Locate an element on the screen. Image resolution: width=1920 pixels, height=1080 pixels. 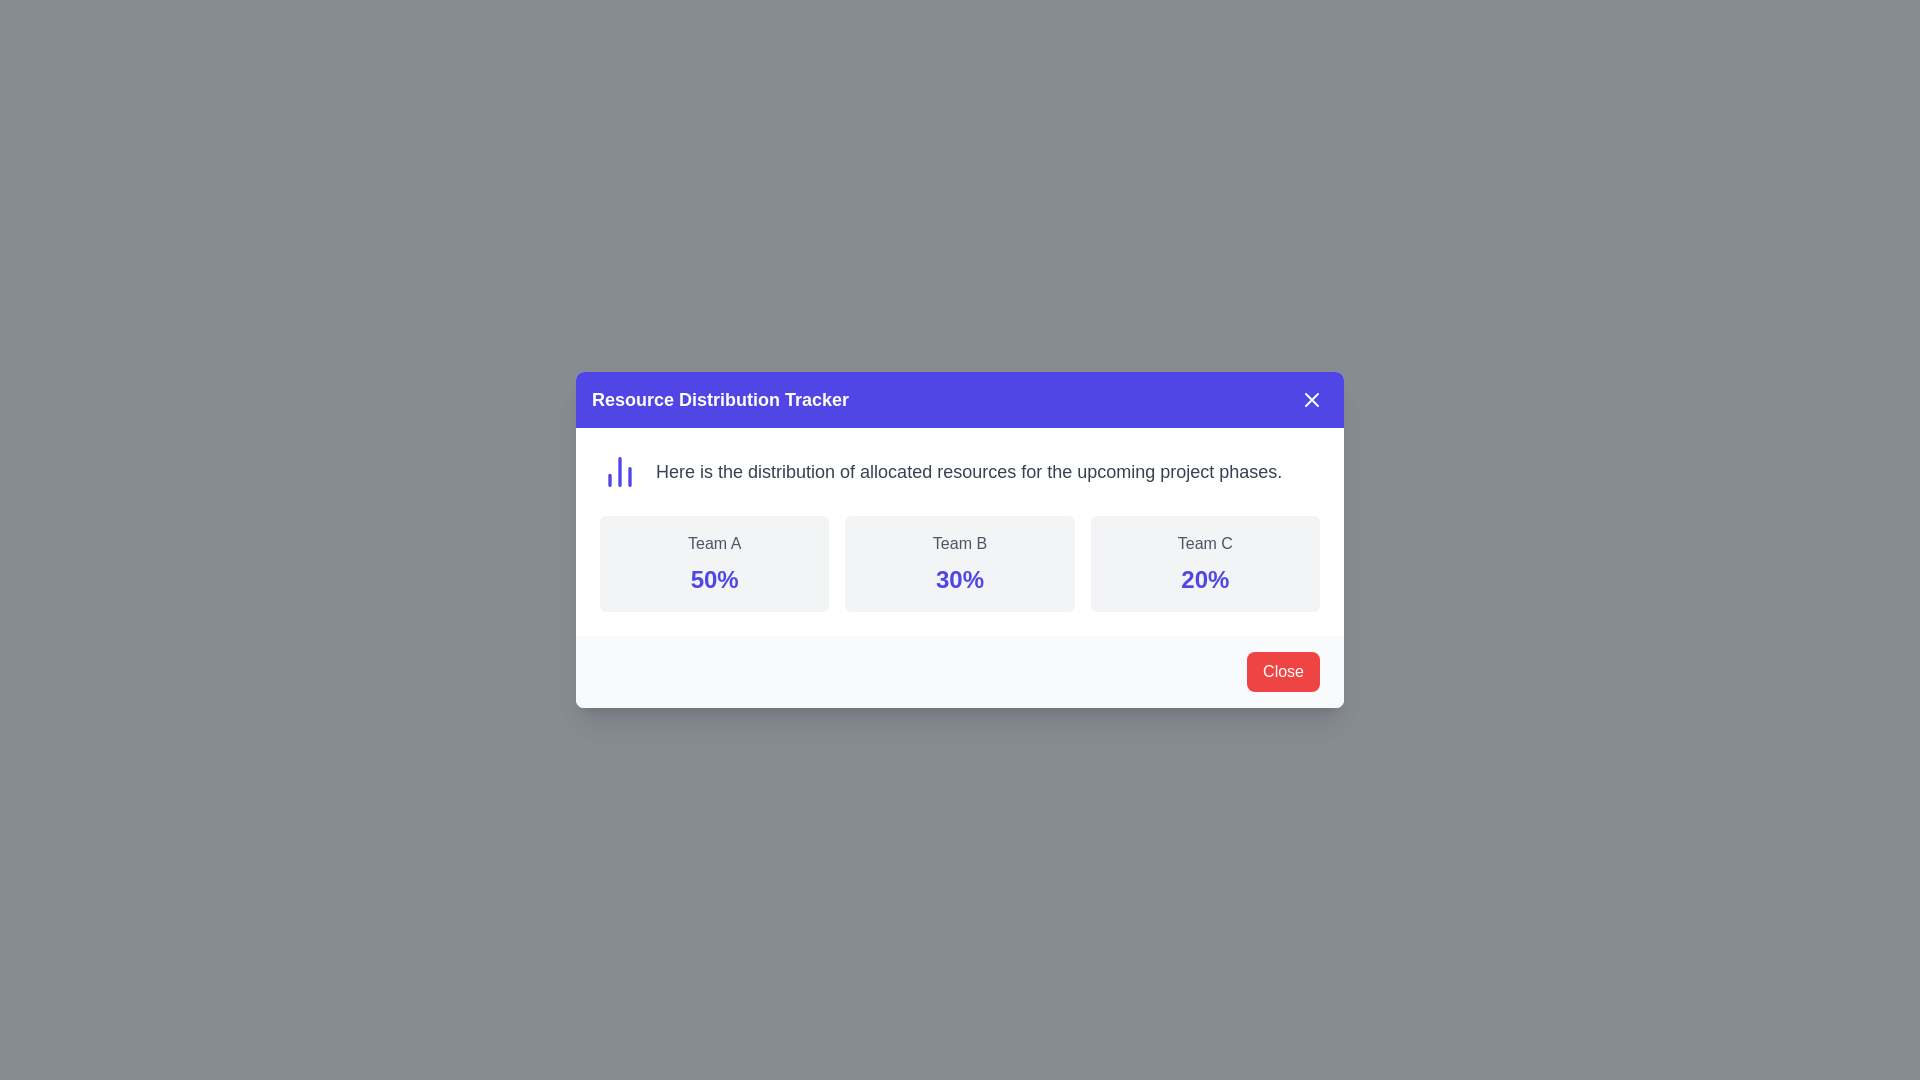
the indigo chart icon with three vertical bars, which is the first item in a horizontal group alongside descriptive text is located at coordinates (618, 471).